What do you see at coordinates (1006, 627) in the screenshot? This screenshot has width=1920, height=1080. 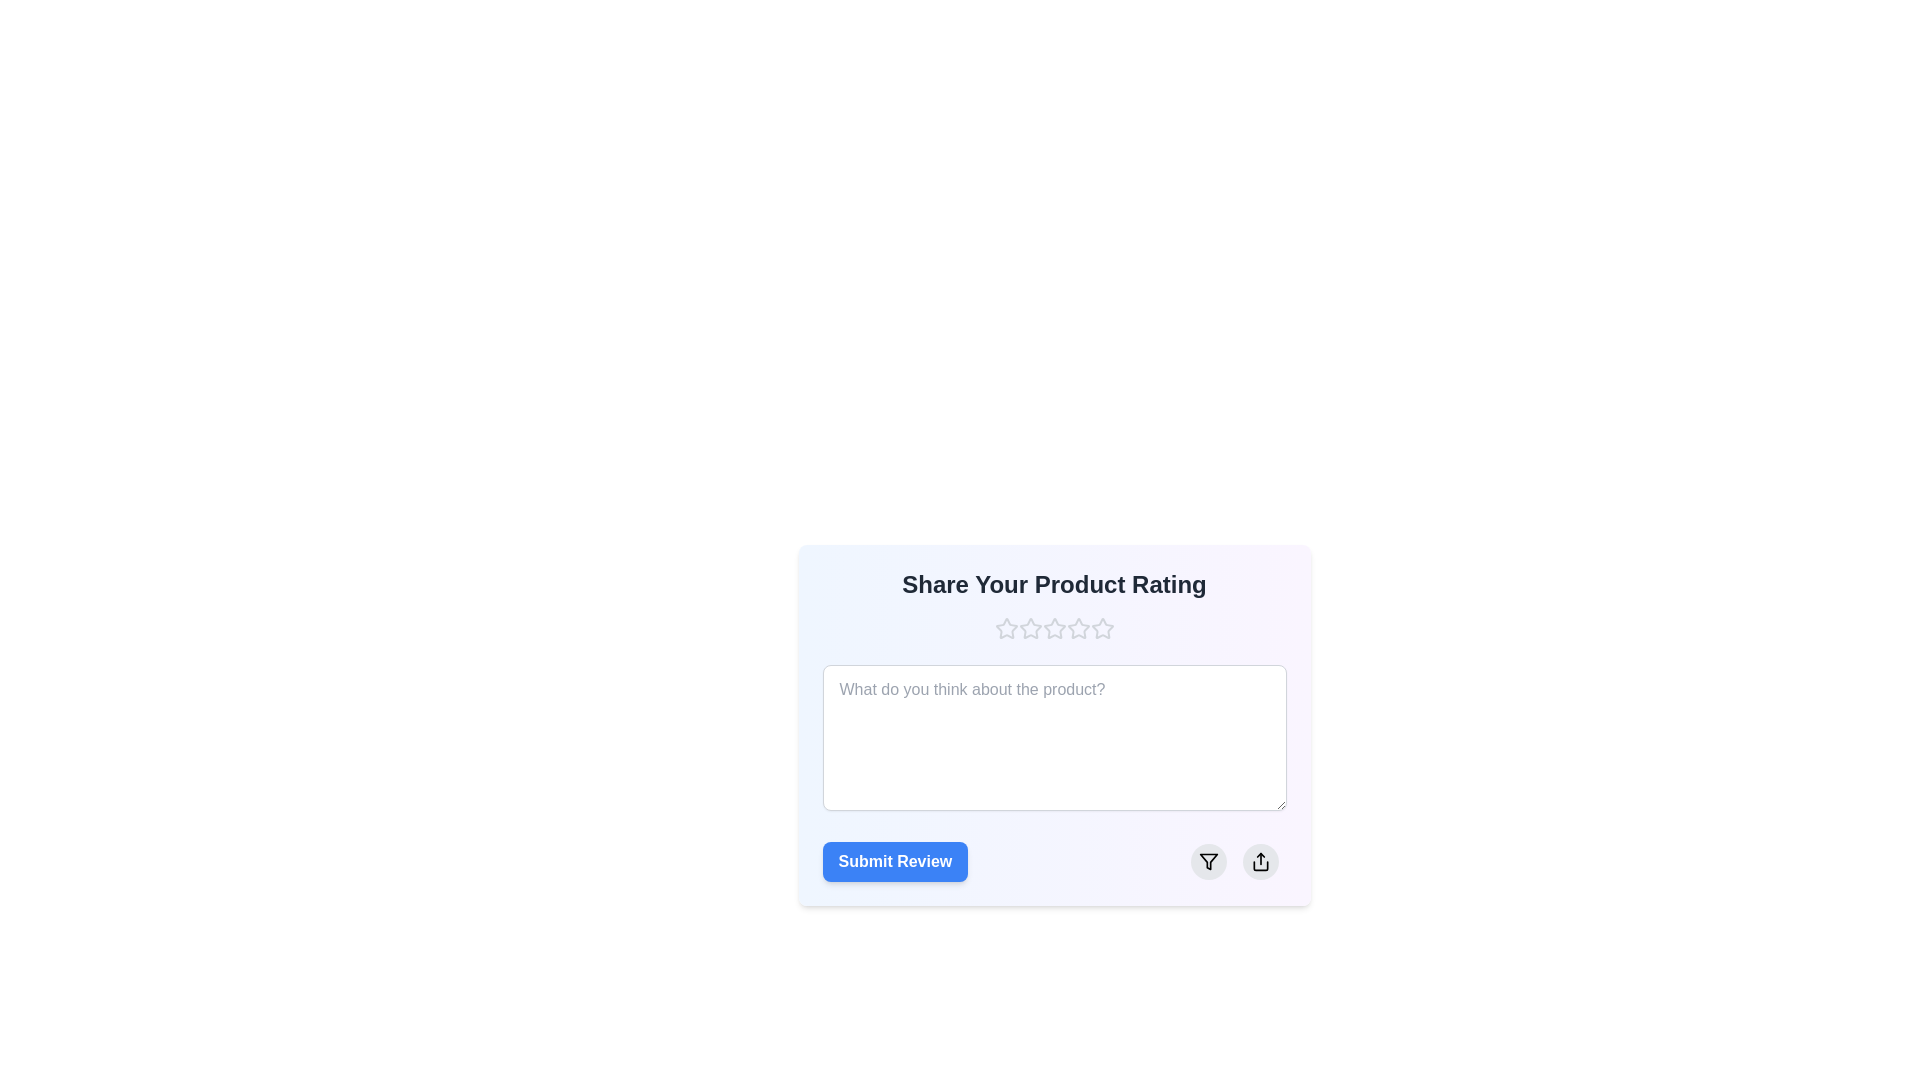 I see `the first star rating icon in the rating component located below the 'Share Your Product Rating' header` at bounding box center [1006, 627].